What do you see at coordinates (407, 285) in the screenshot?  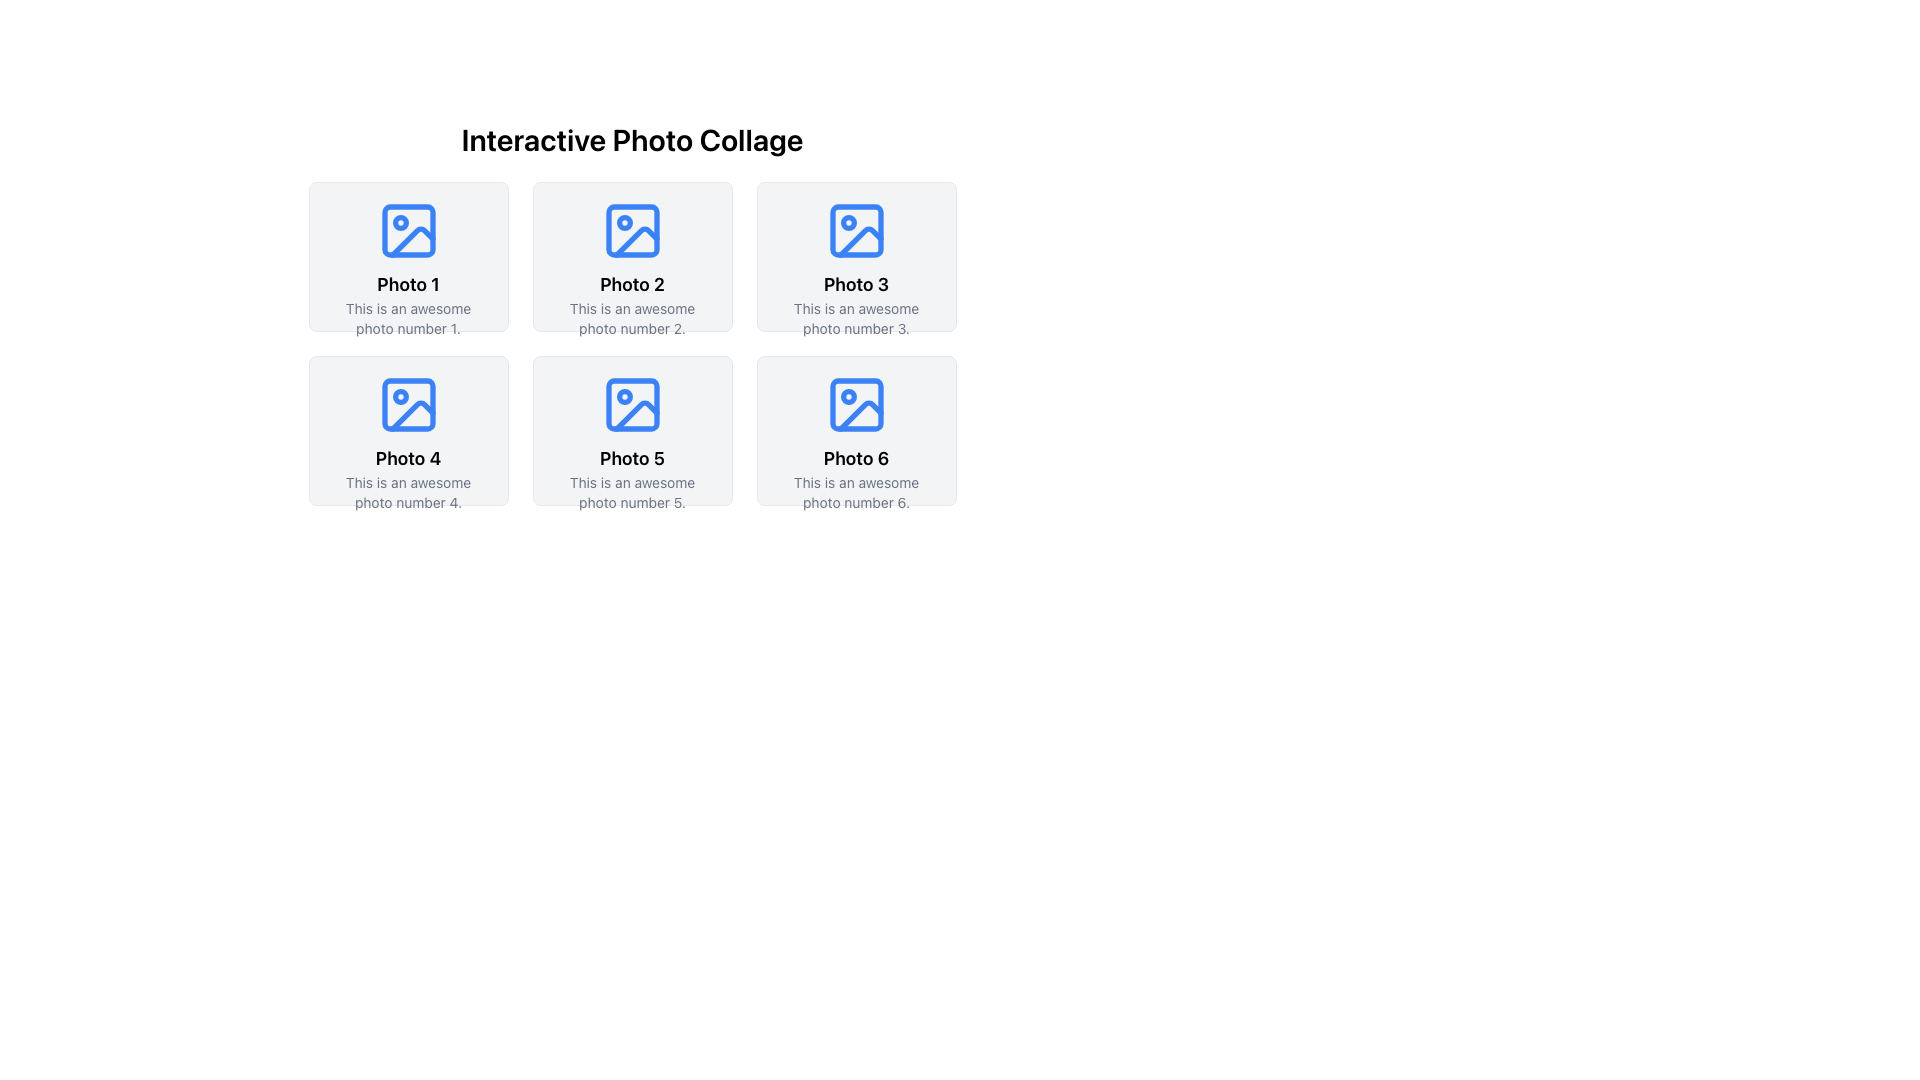 I see `text label 'Photo 1' which is a bold title located in the center of the top-left photo card in the grid layout` at bounding box center [407, 285].